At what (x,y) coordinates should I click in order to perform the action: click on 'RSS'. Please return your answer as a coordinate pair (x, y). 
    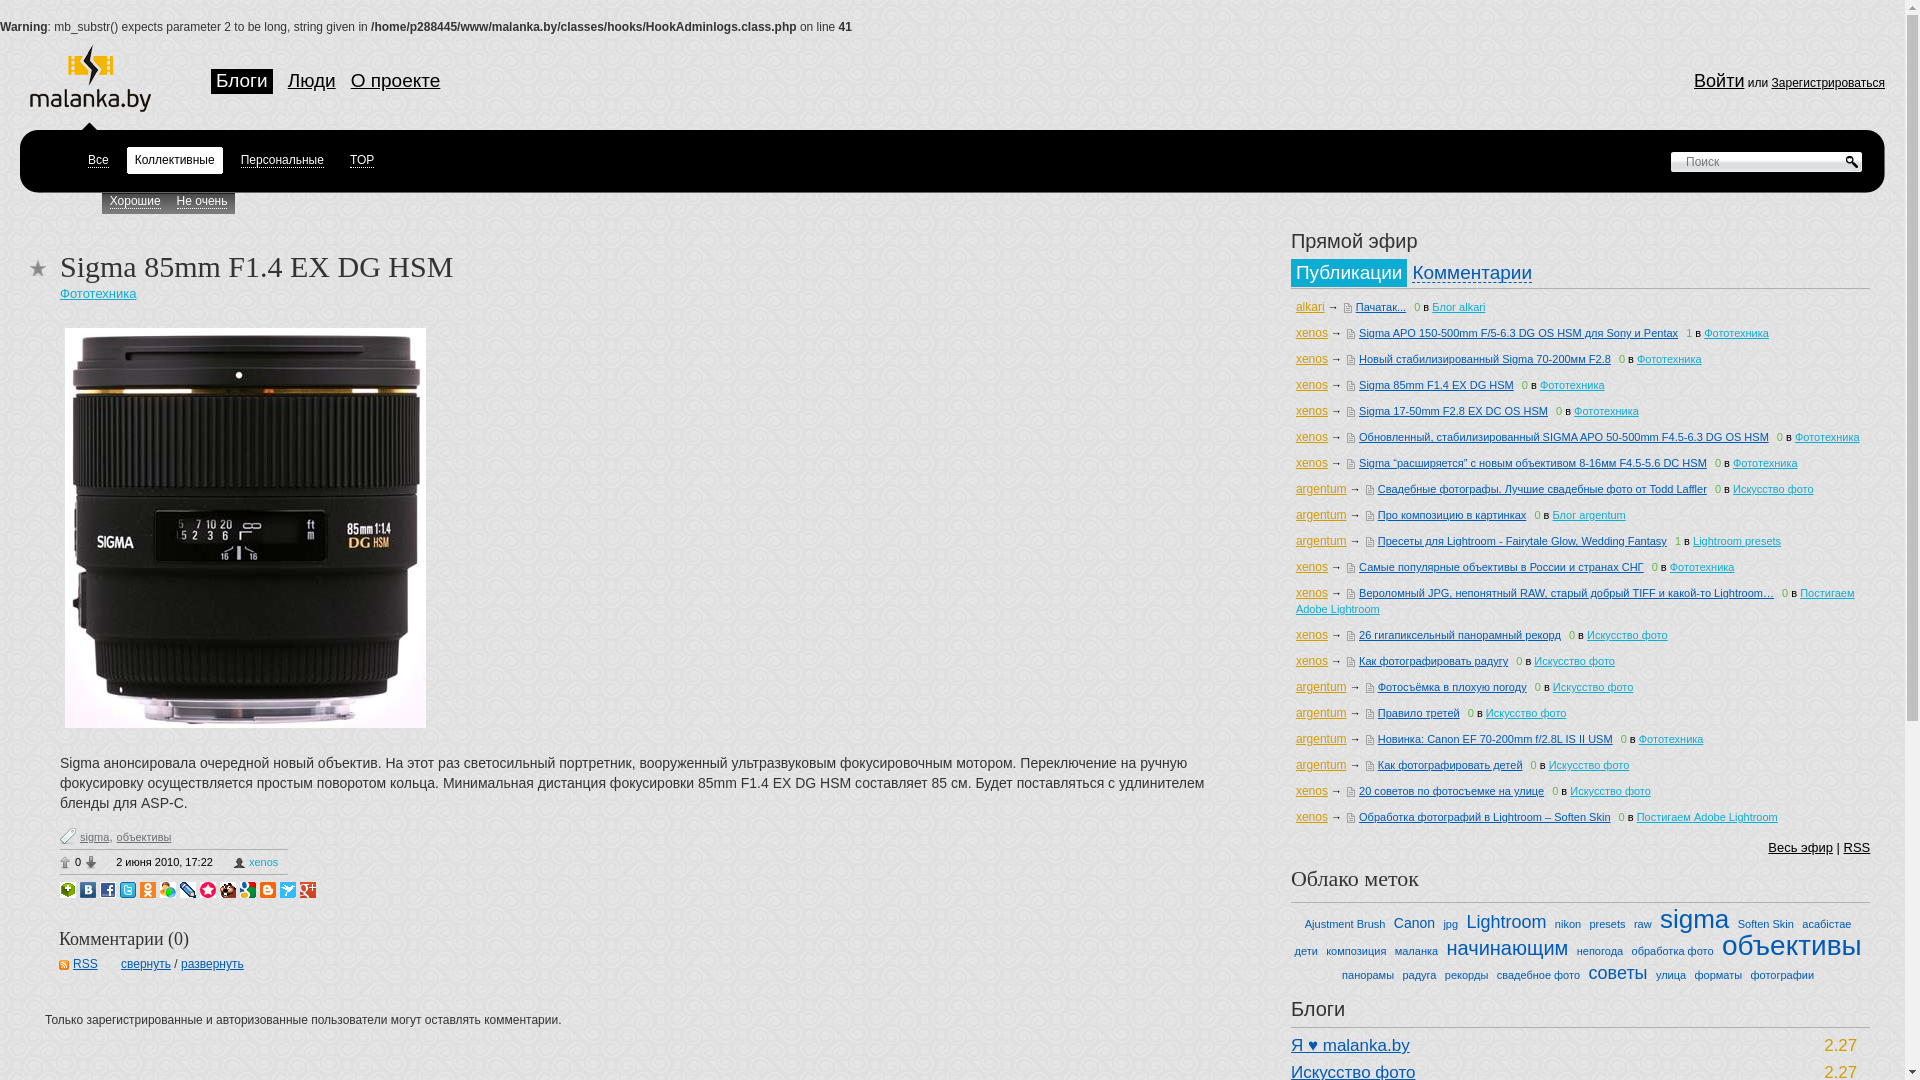
    Looking at the image, I should click on (78, 963).